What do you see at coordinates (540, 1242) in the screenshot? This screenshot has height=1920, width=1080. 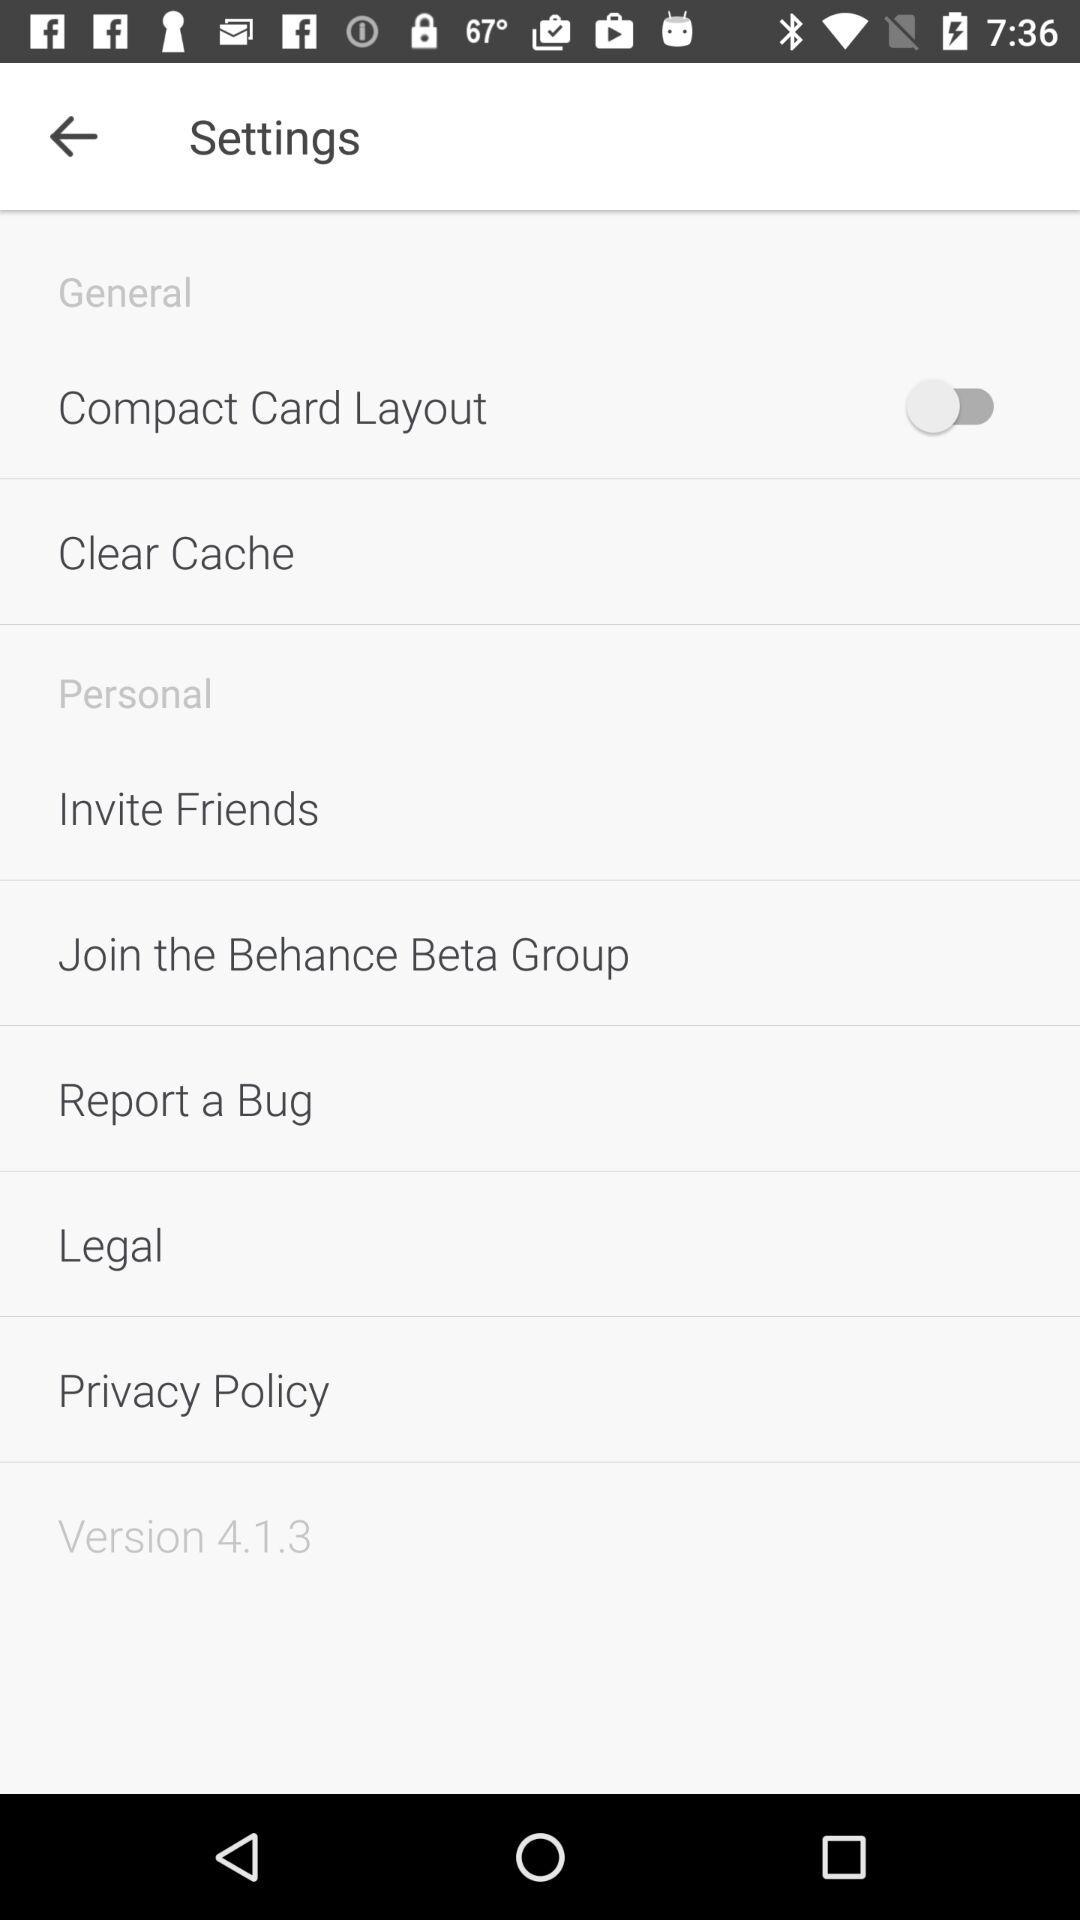 I see `the icon below report a bug icon` at bounding box center [540, 1242].